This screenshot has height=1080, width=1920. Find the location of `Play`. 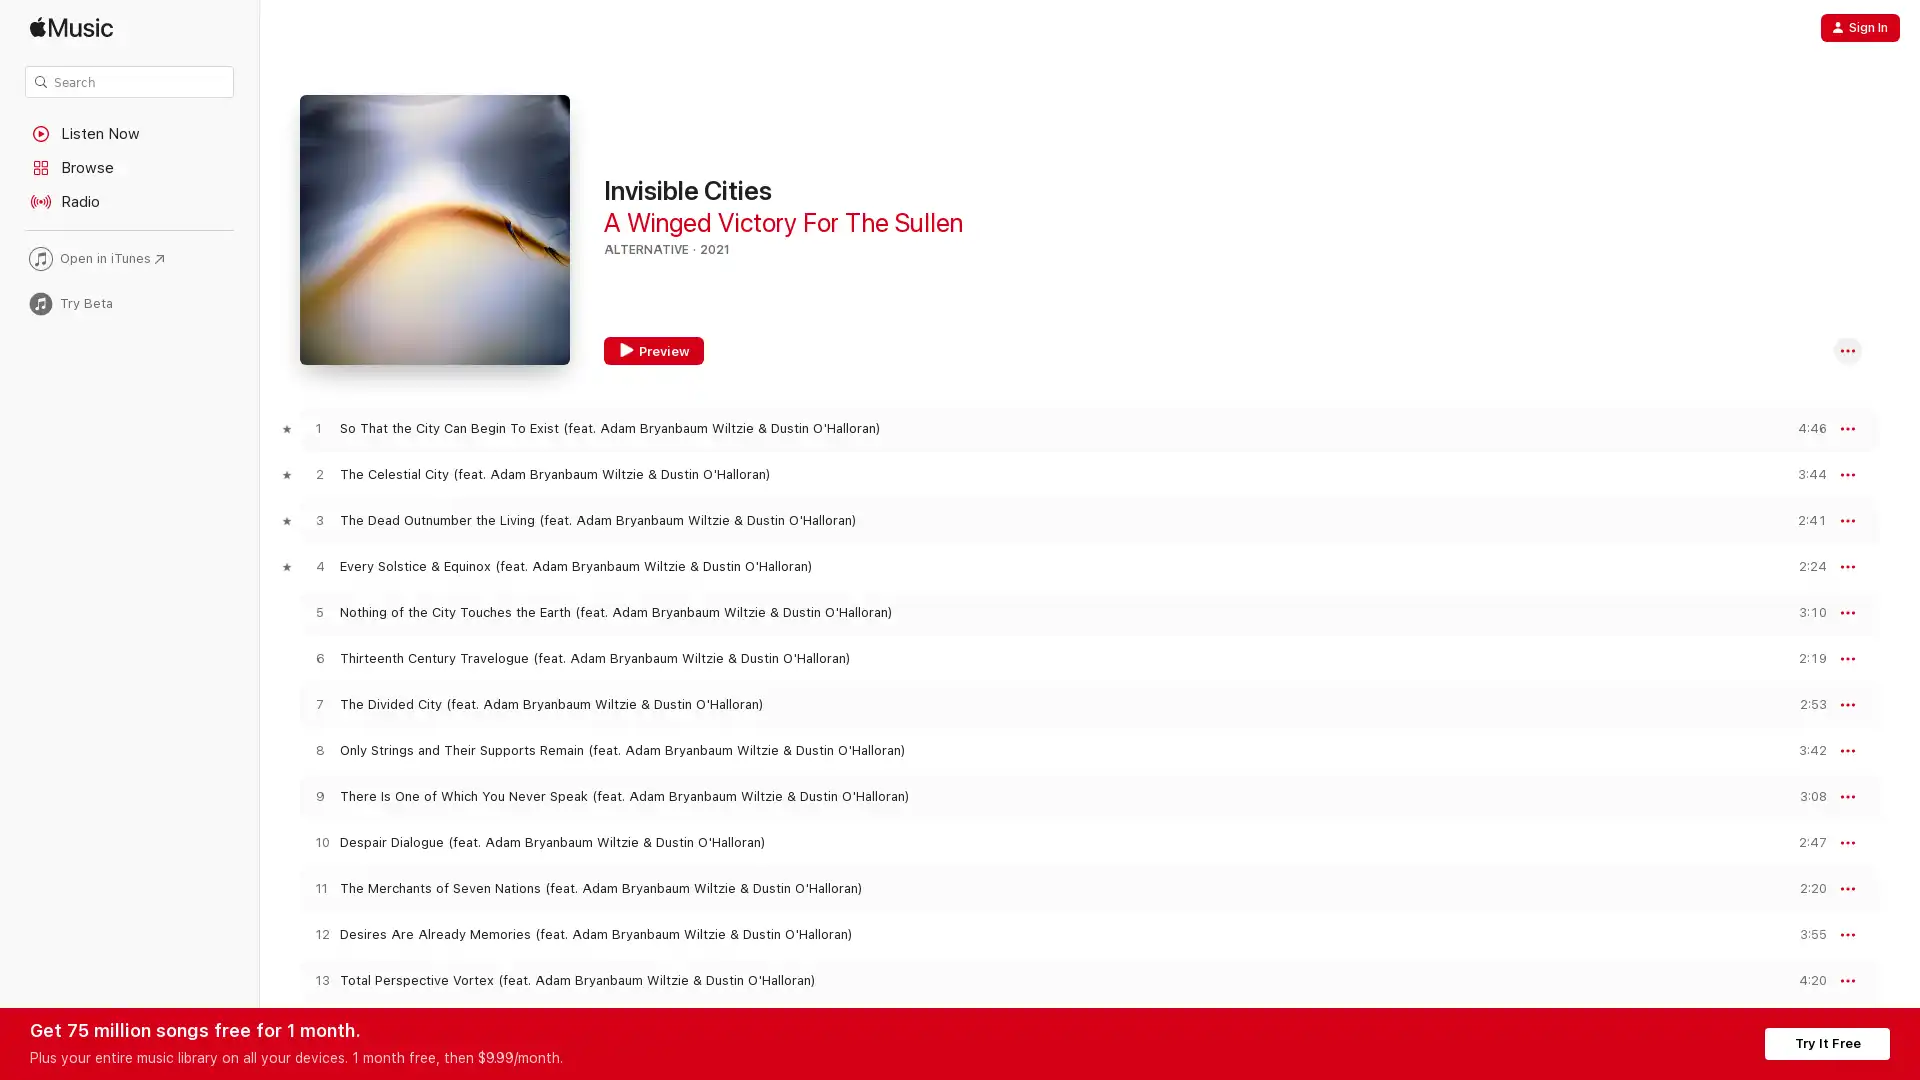

Play is located at coordinates (318, 611).